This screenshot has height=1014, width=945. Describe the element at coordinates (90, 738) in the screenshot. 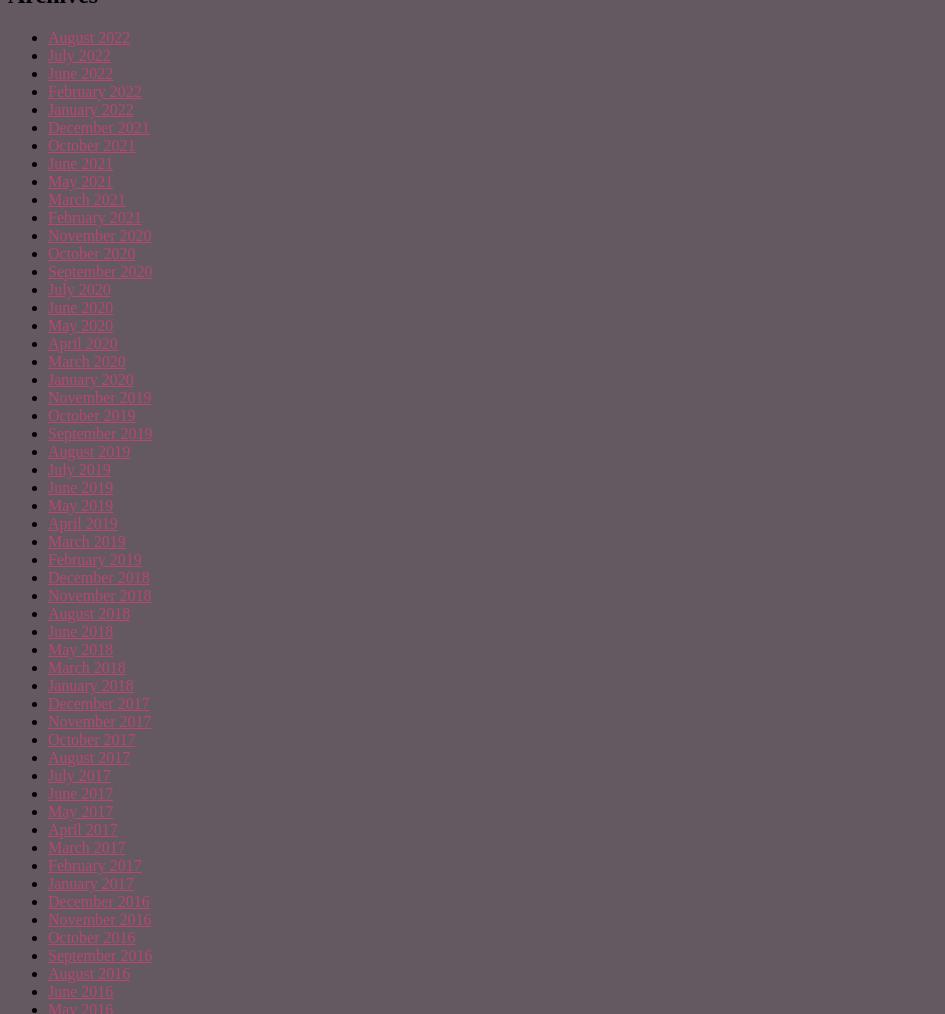

I see `'October 2017'` at that location.